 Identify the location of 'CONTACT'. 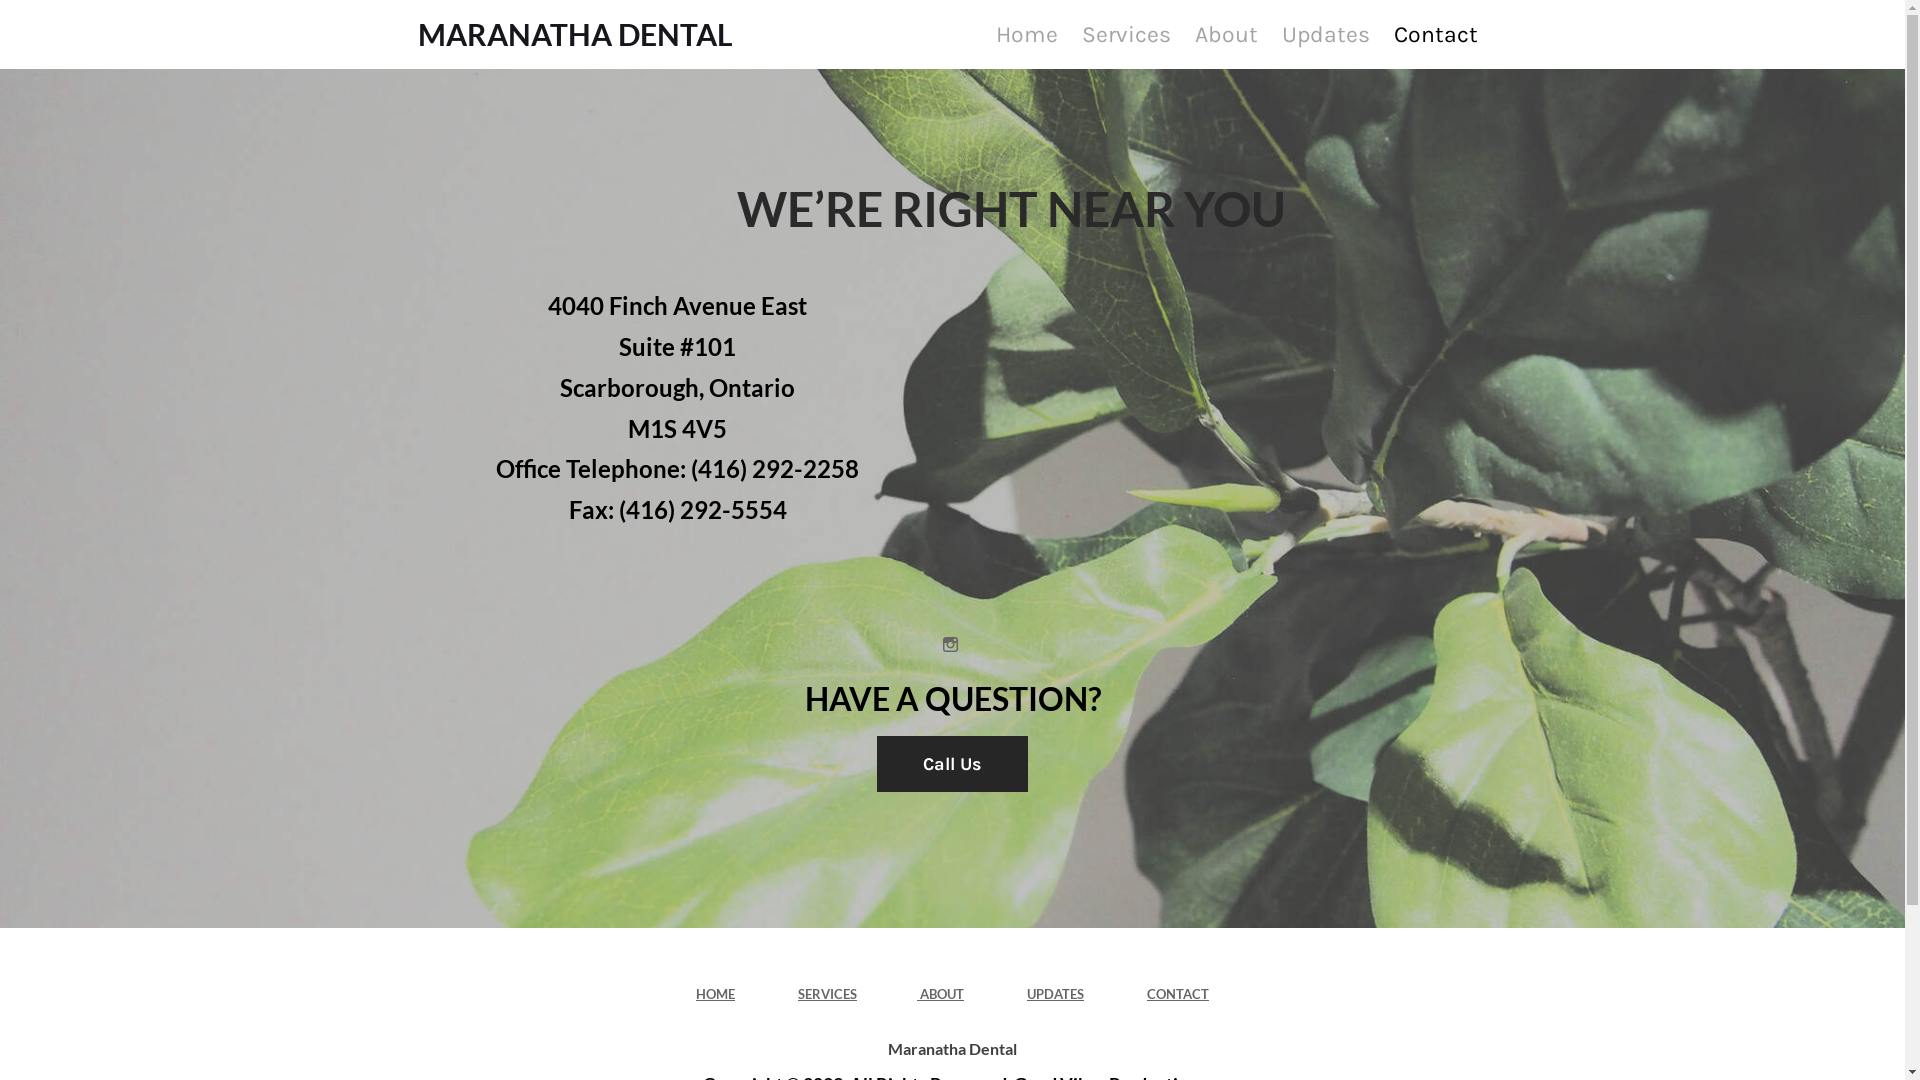
(1177, 994).